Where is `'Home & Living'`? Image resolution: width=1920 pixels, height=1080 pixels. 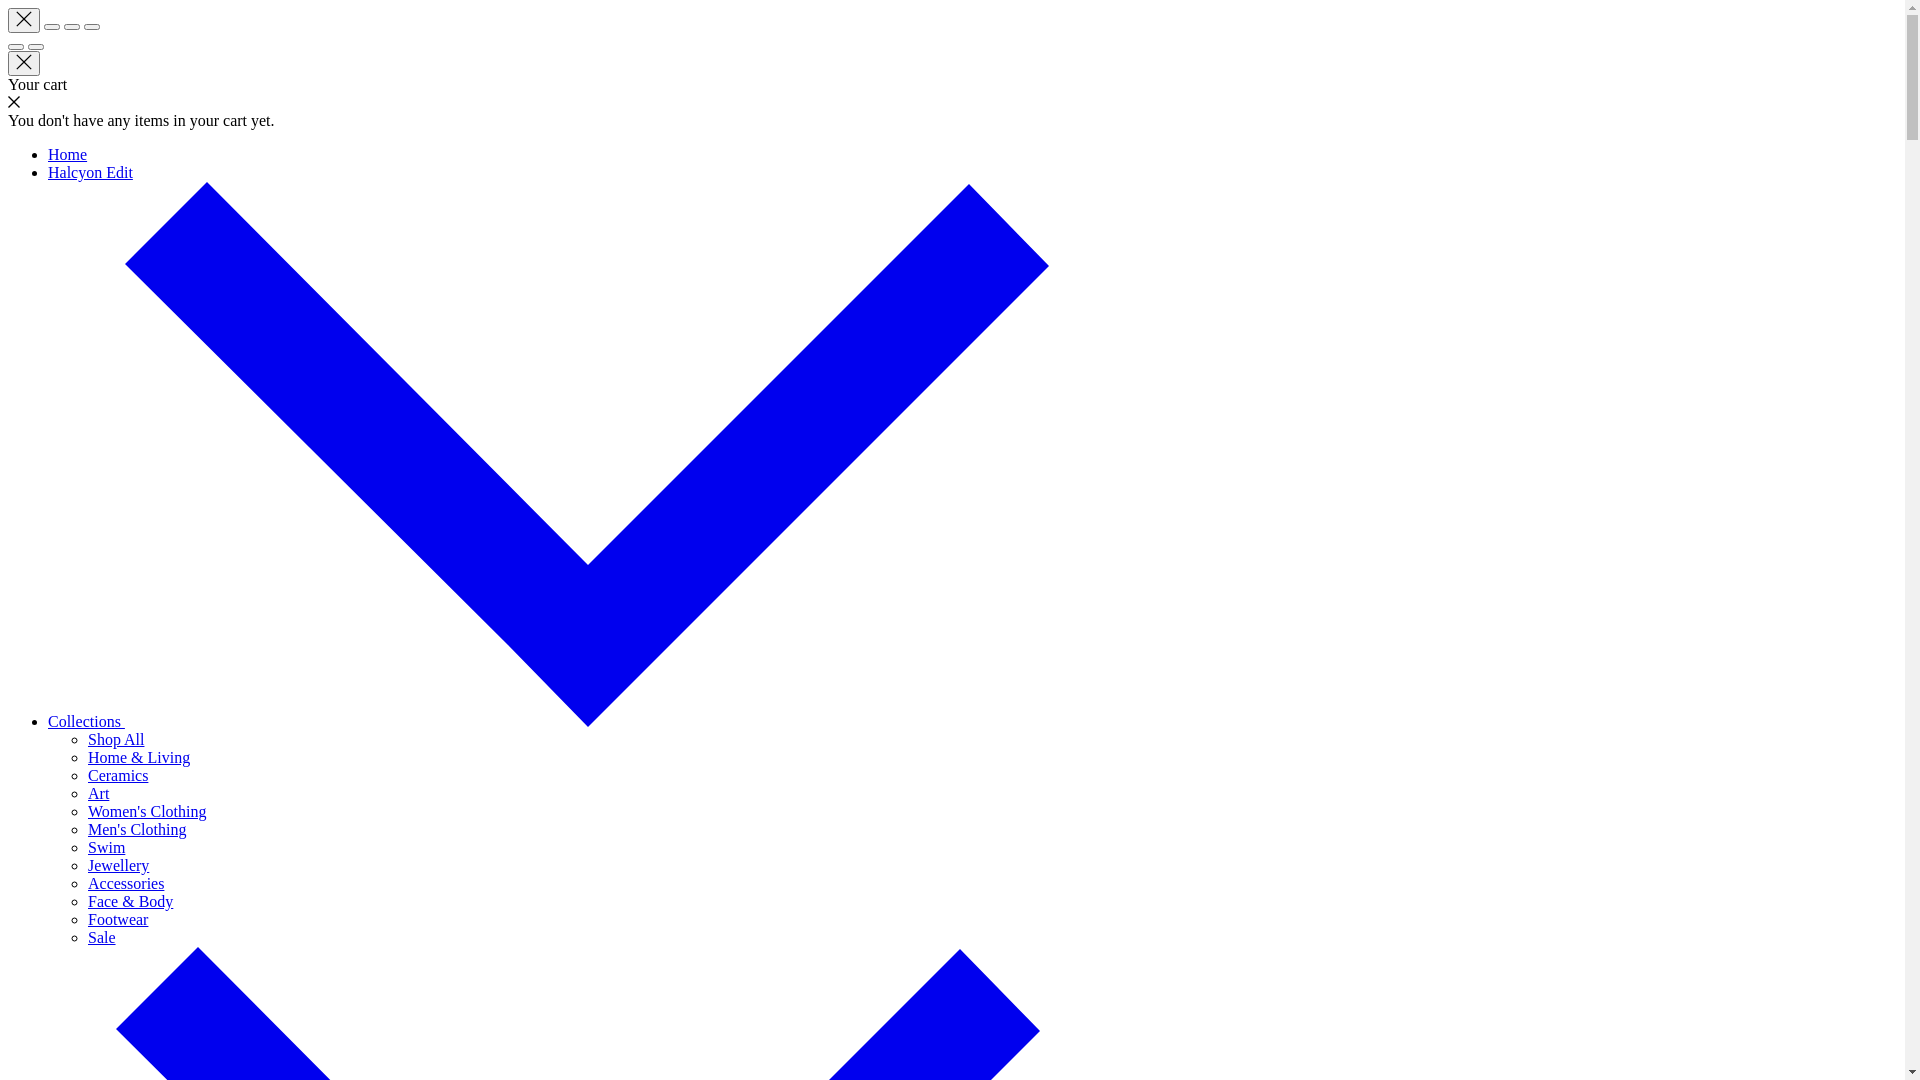
'Home & Living' is located at coordinates (138, 757).